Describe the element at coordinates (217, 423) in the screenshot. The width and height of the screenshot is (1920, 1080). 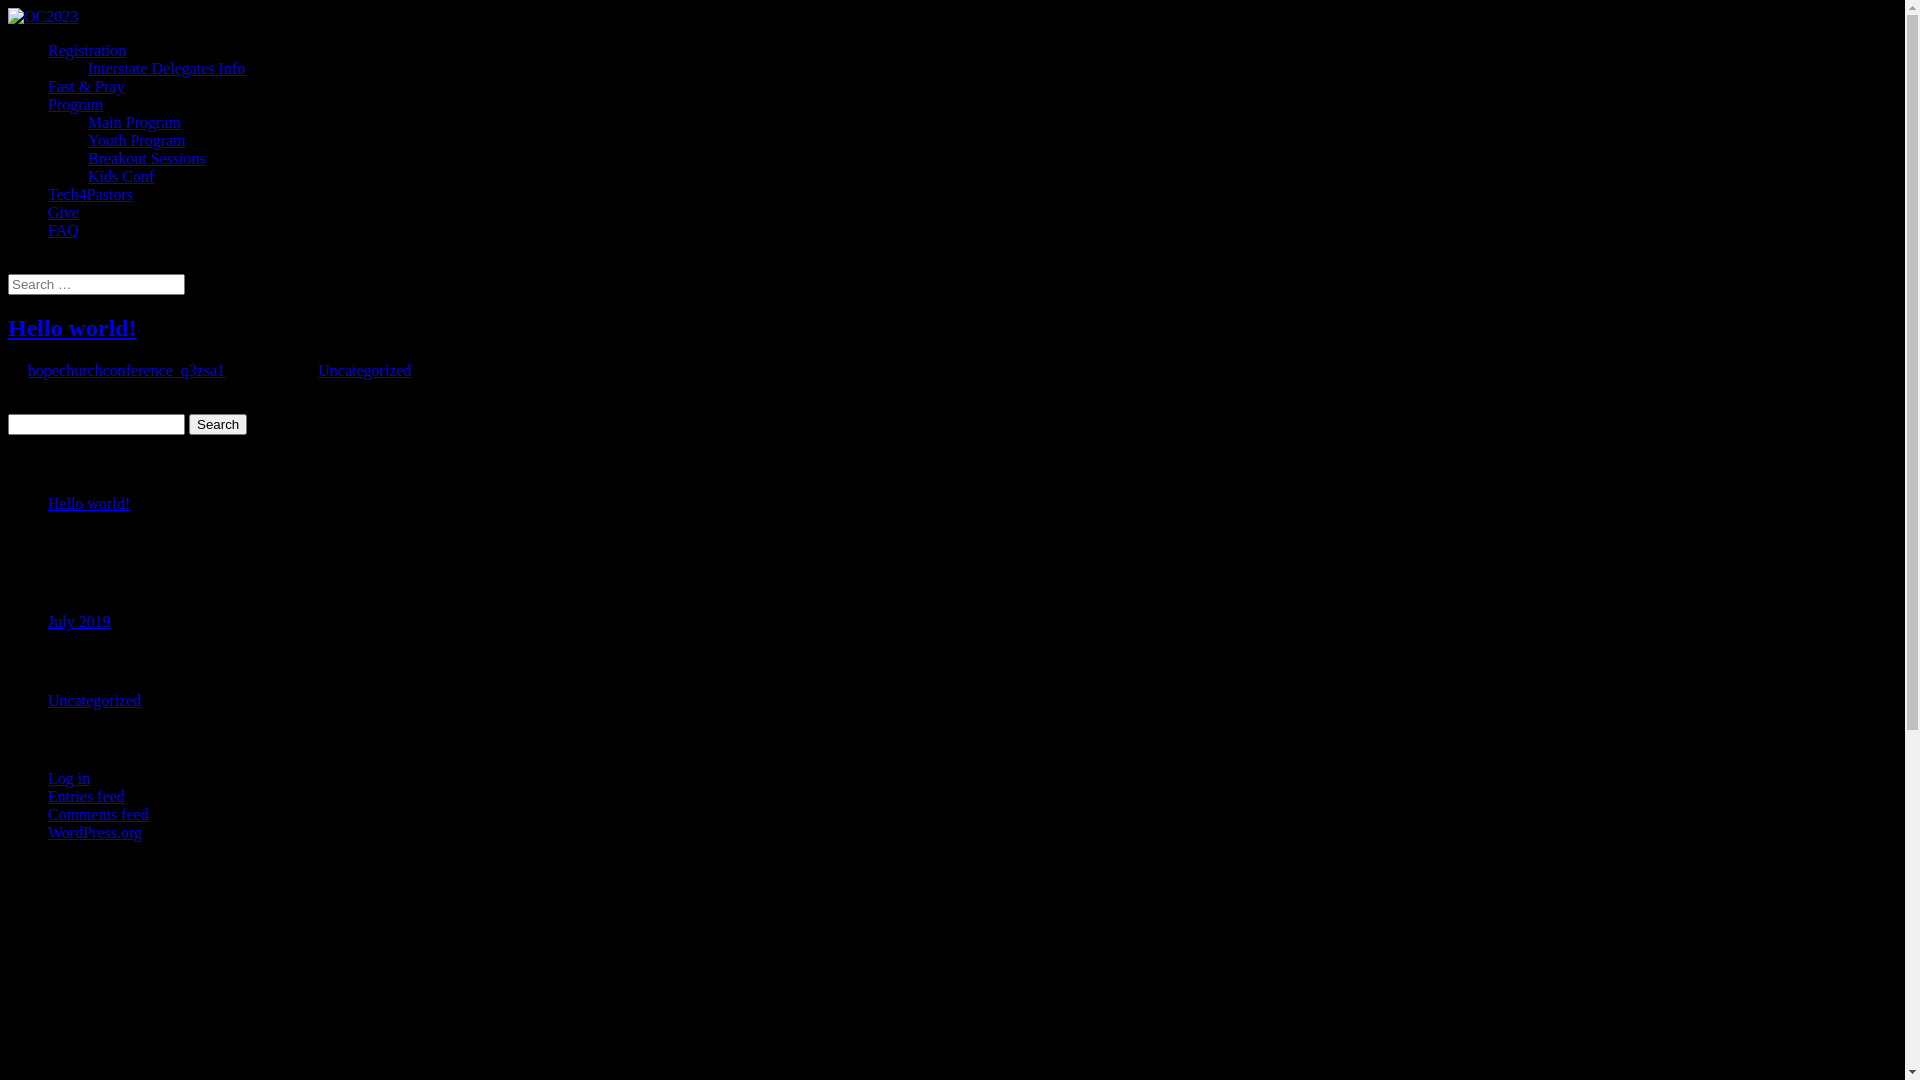
I see `'Search'` at that location.